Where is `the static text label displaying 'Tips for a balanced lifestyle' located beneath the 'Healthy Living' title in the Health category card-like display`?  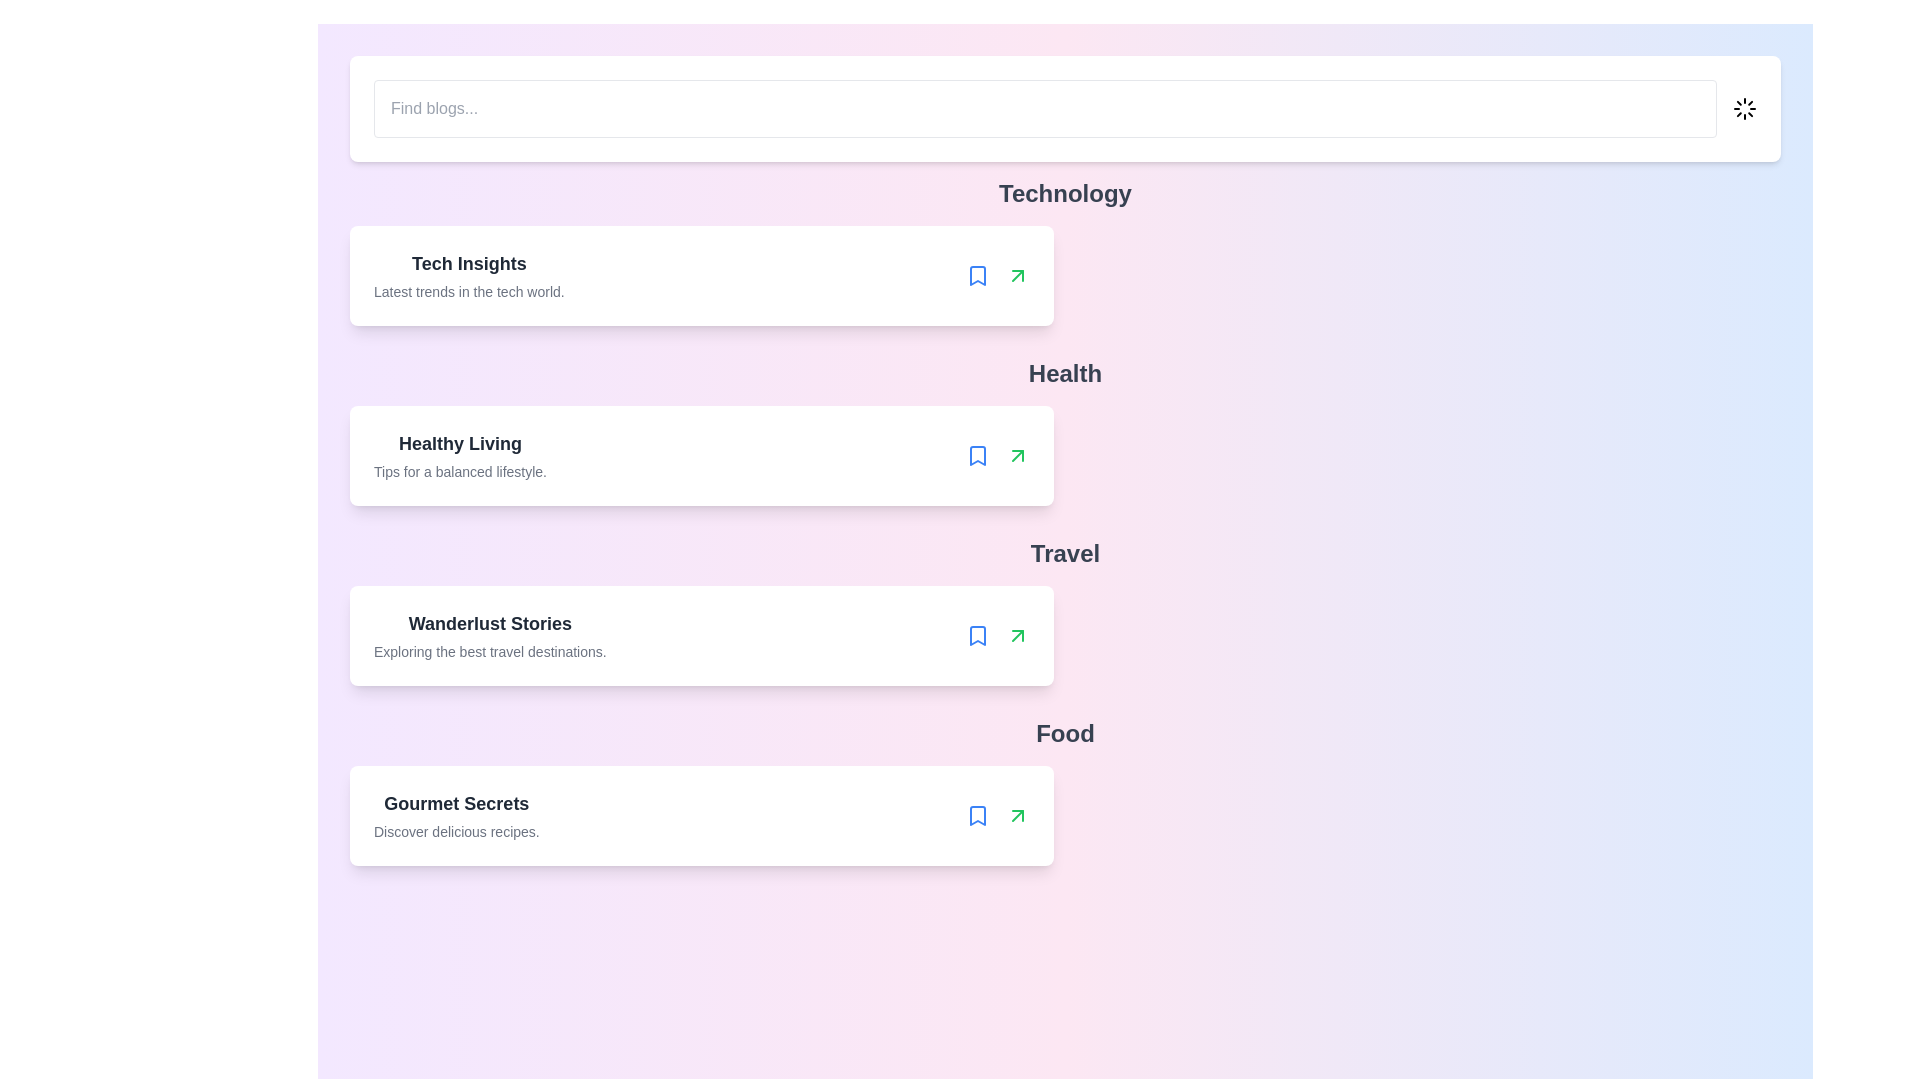 the static text label displaying 'Tips for a balanced lifestyle' located beneath the 'Healthy Living' title in the Health category card-like display is located at coordinates (459, 471).